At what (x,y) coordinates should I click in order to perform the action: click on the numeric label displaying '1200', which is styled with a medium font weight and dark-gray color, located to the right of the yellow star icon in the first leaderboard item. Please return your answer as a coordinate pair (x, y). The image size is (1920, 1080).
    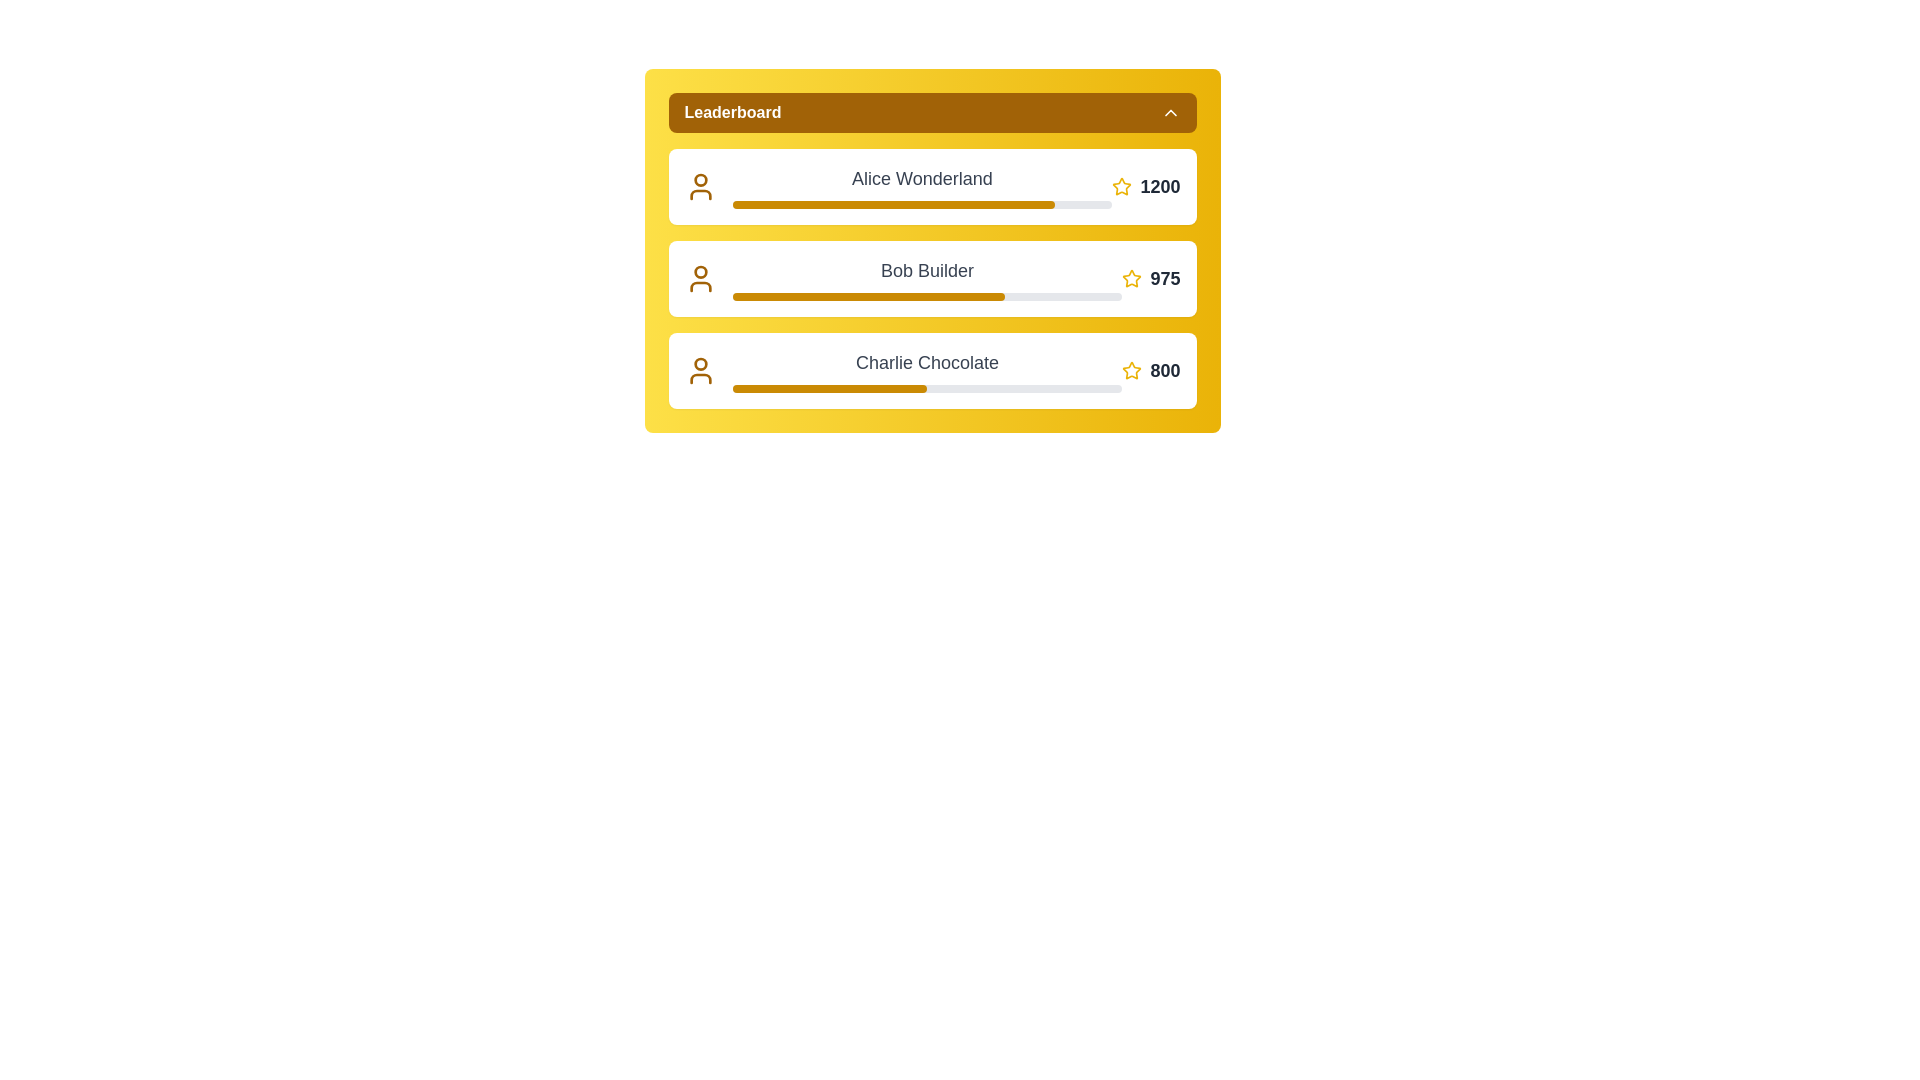
    Looking at the image, I should click on (1160, 186).